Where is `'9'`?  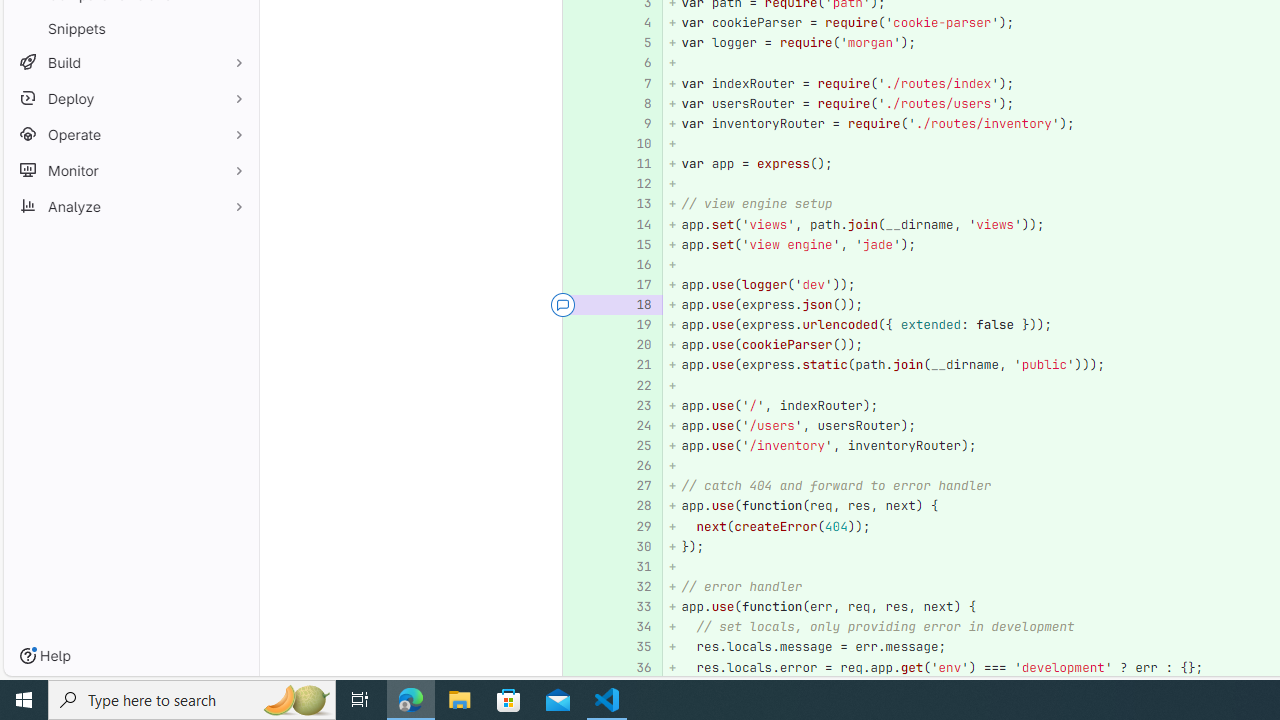
'9' is located at coordinates (633, 123).